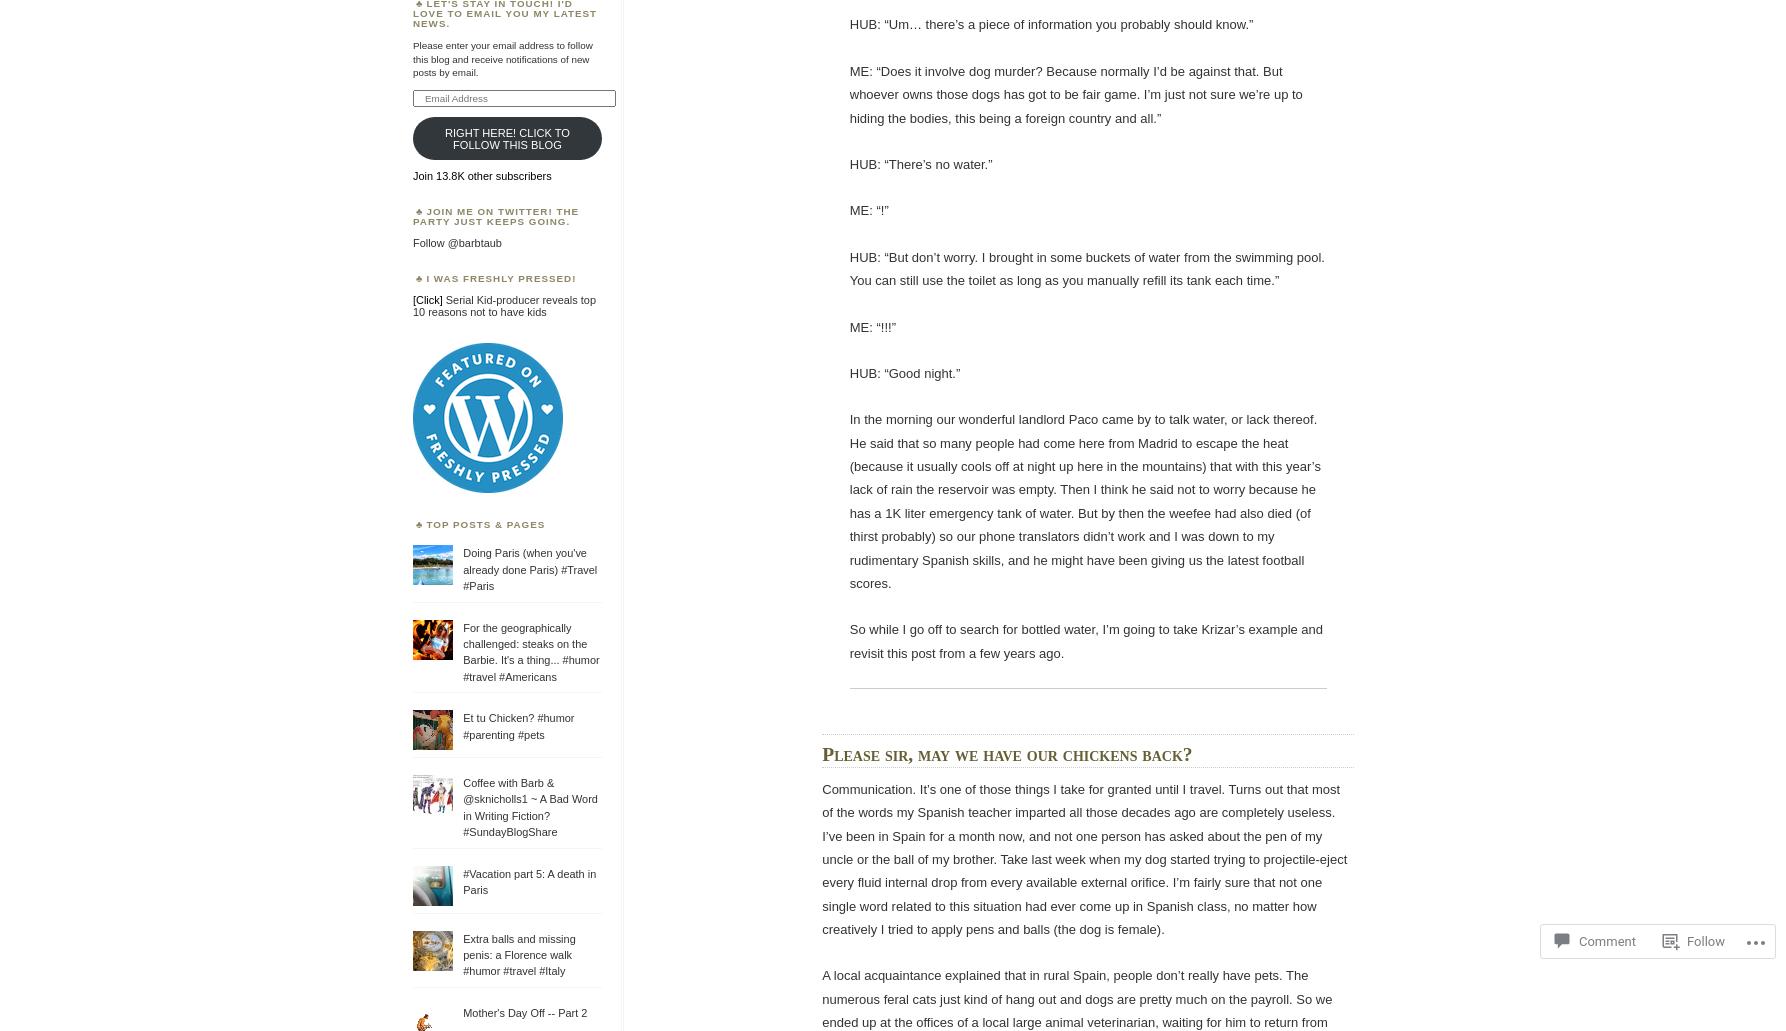 Image resolution: width=1786 pixels, height=1031 pixels. What do you see at coordinates (820, 859) in the screenshot?
I see `'Communication. It’s one of those things I take for granted until I travel. Turns out that most of the words my Spanish teacher imparted all those decades ago are completely useless. I’ve been in Spain for a month now, and not one person has asked about the pen of my uncle or the ball of my brother. Take last week when my dog started trying to projectile-eject every fluid internal drop from every available external orifice. I’m fairly sure that not one single word related to this situation had ever come up in Spanish class, no matter how creatively I tried to apply pens and balls (the dog is female).'` at bounding box center [820, 859].